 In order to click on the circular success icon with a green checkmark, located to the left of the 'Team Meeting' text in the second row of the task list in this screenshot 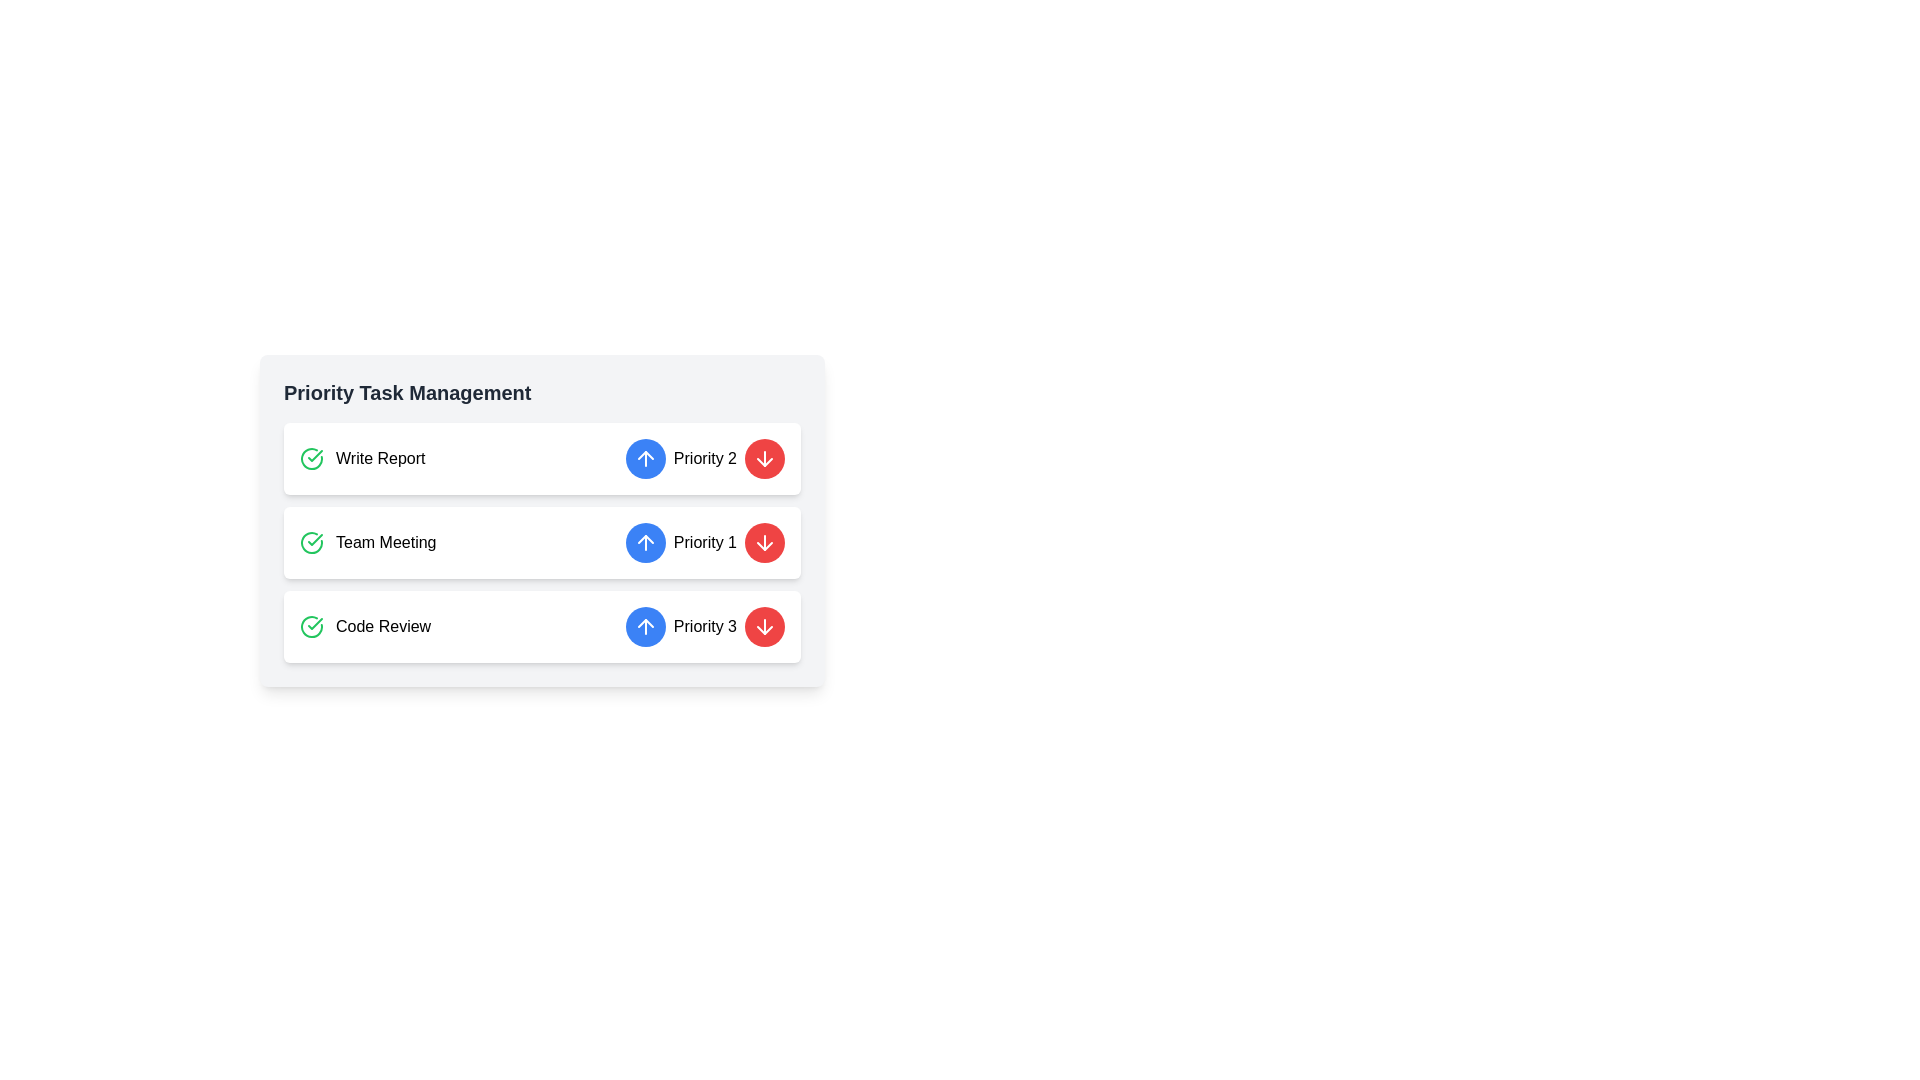, I will do `click(311, 543)`.